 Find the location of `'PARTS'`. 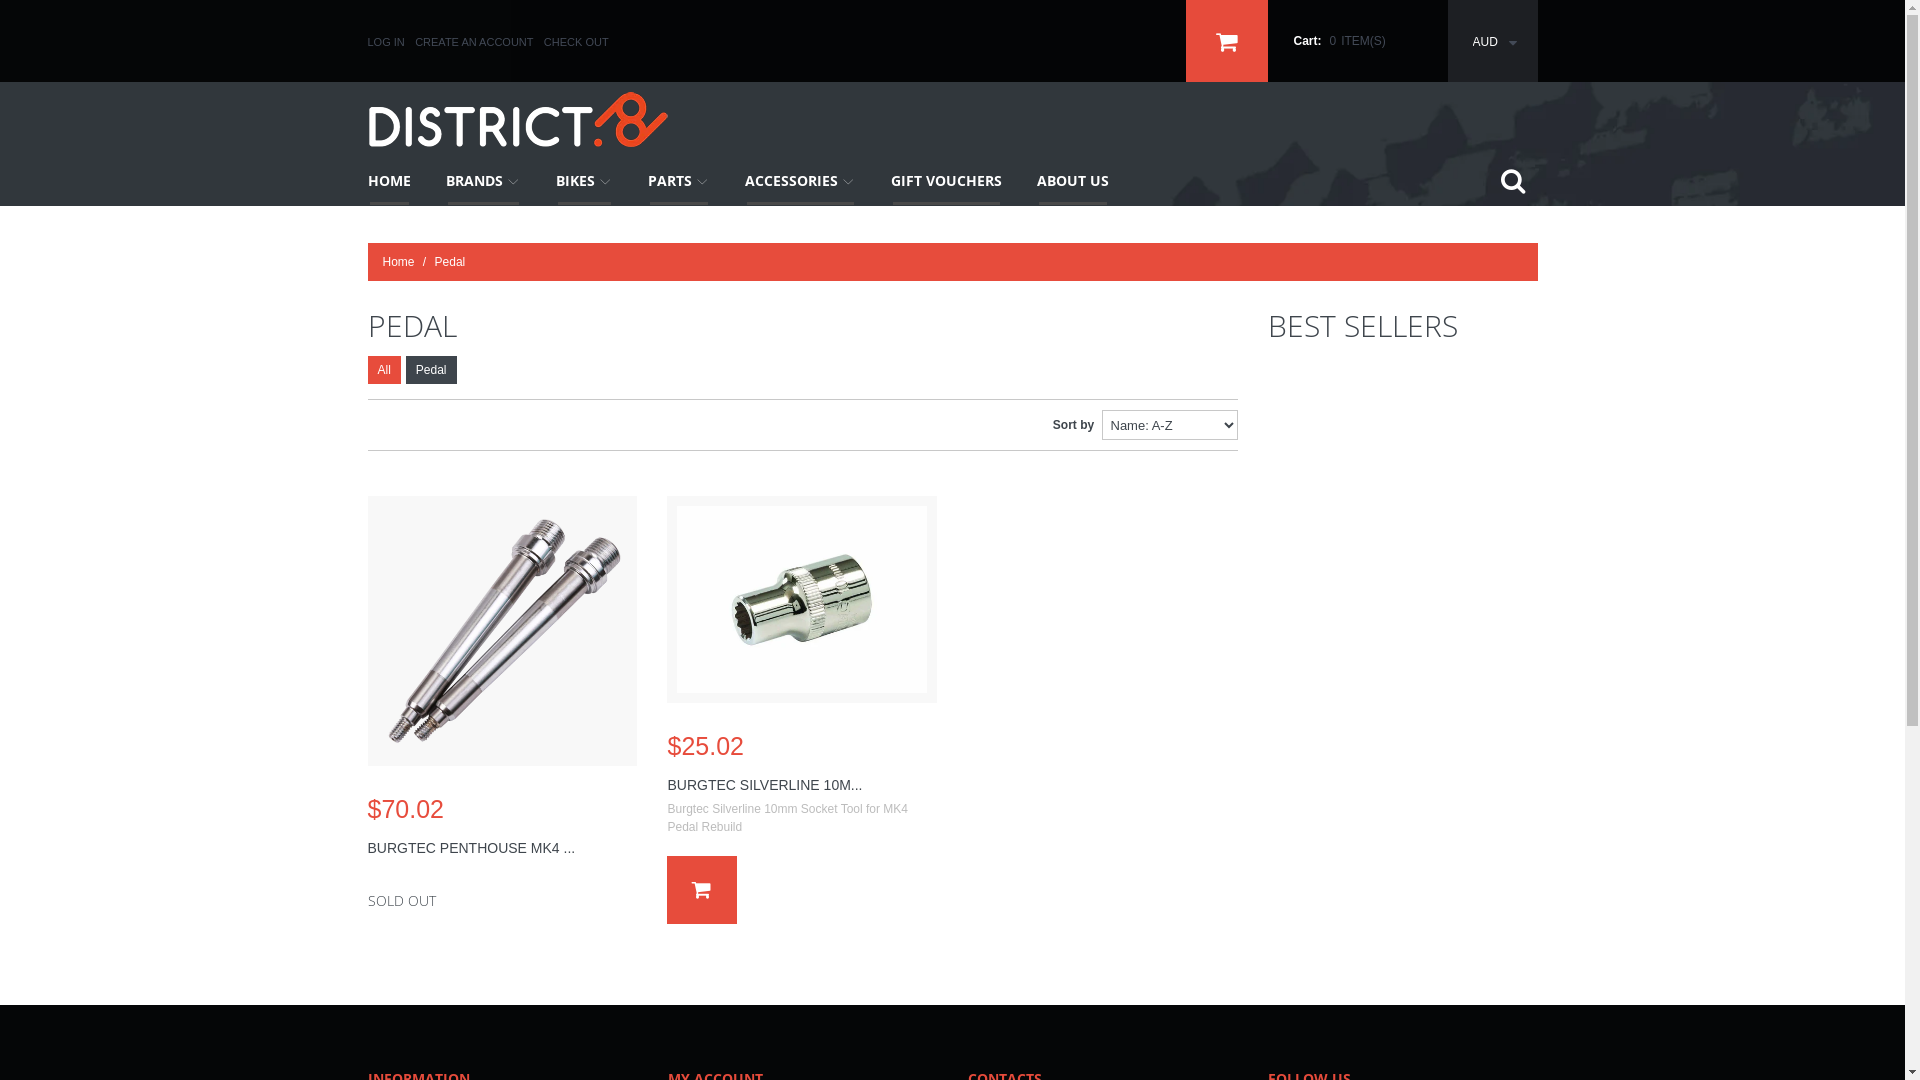

'PARTS' is located at coordinates (631, 181).